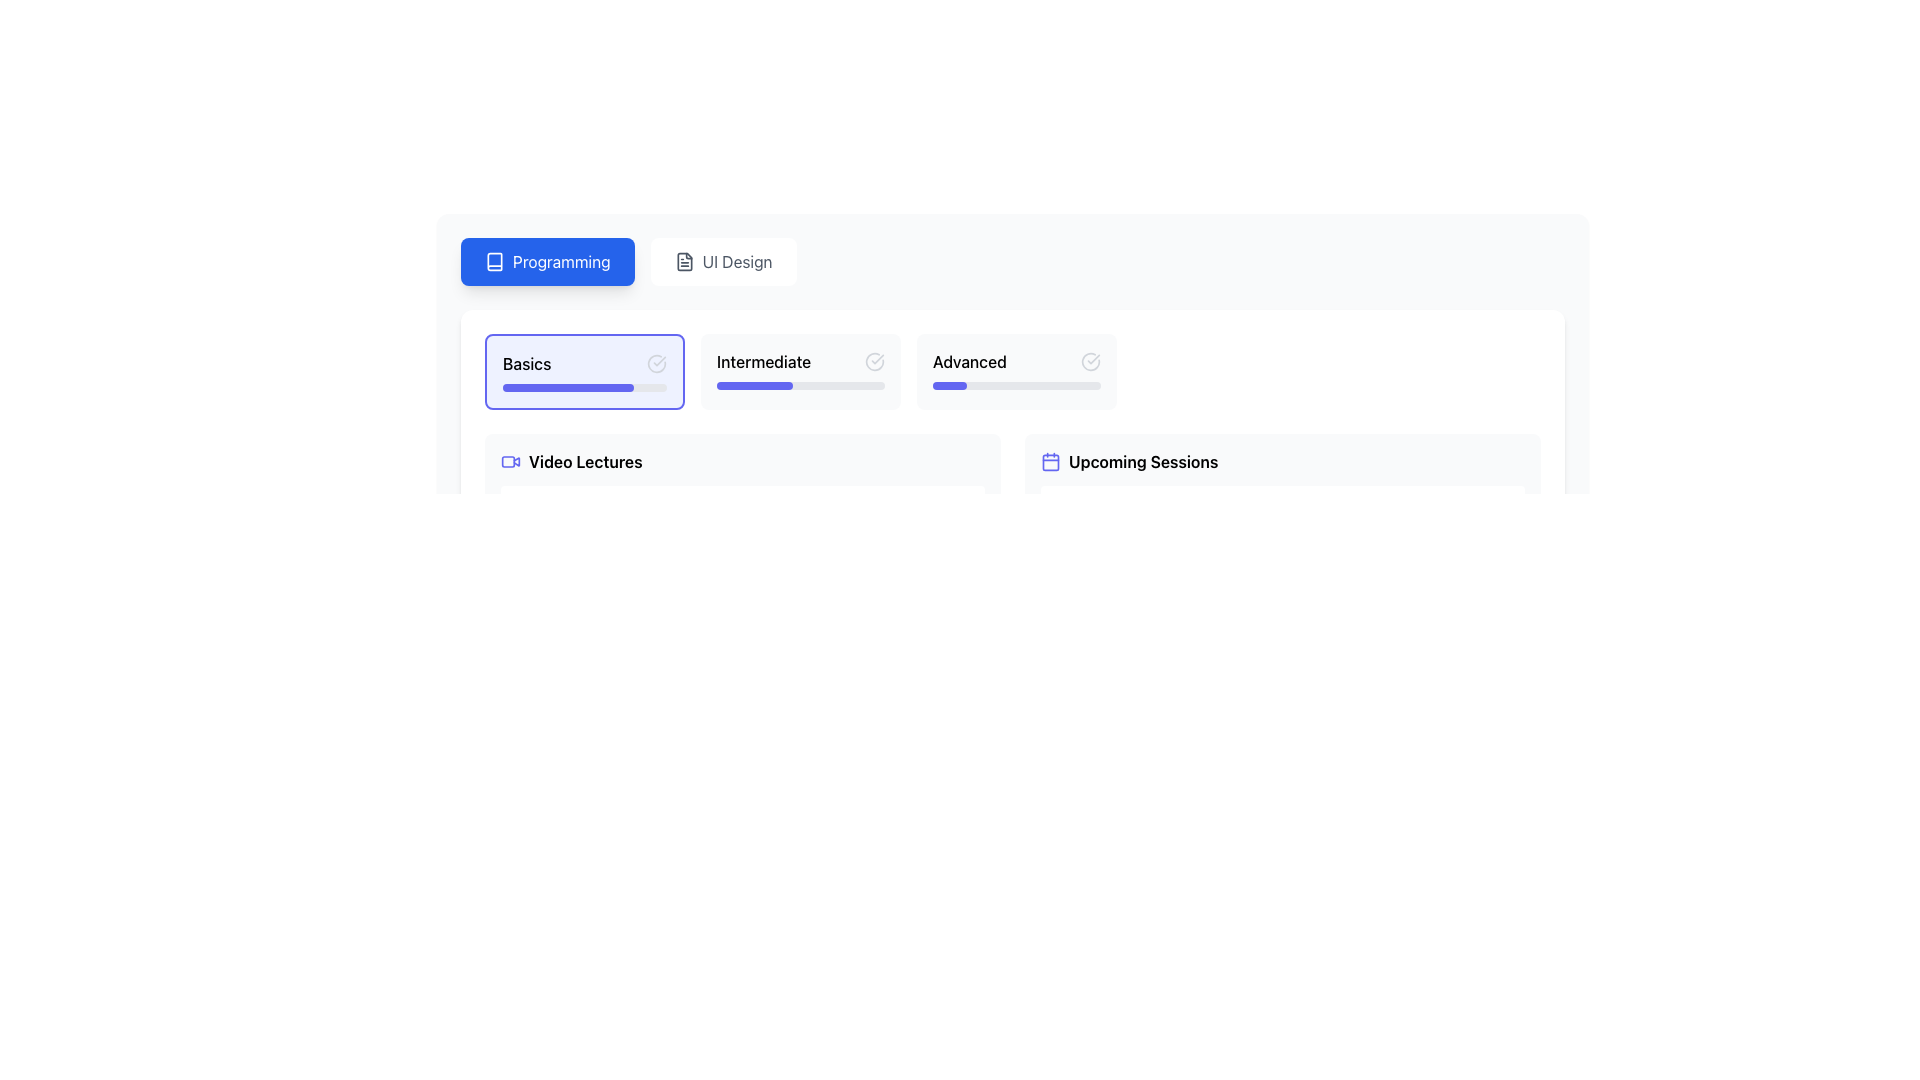  Describe the element at coordinates (1050, 462) in the screenshot. I see `the indigo calendar icon, which has rounded corners and is located` at that location.